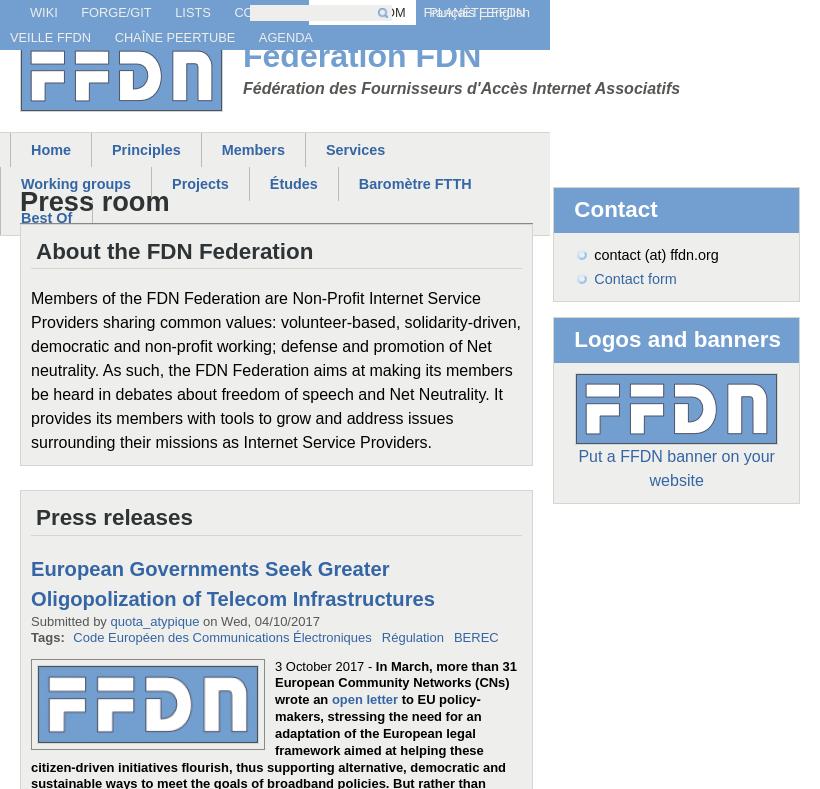  What do you see at coordinates (34, 516) in the screenshot?
I see `'Press releases'` at bounding box center [34, 516].